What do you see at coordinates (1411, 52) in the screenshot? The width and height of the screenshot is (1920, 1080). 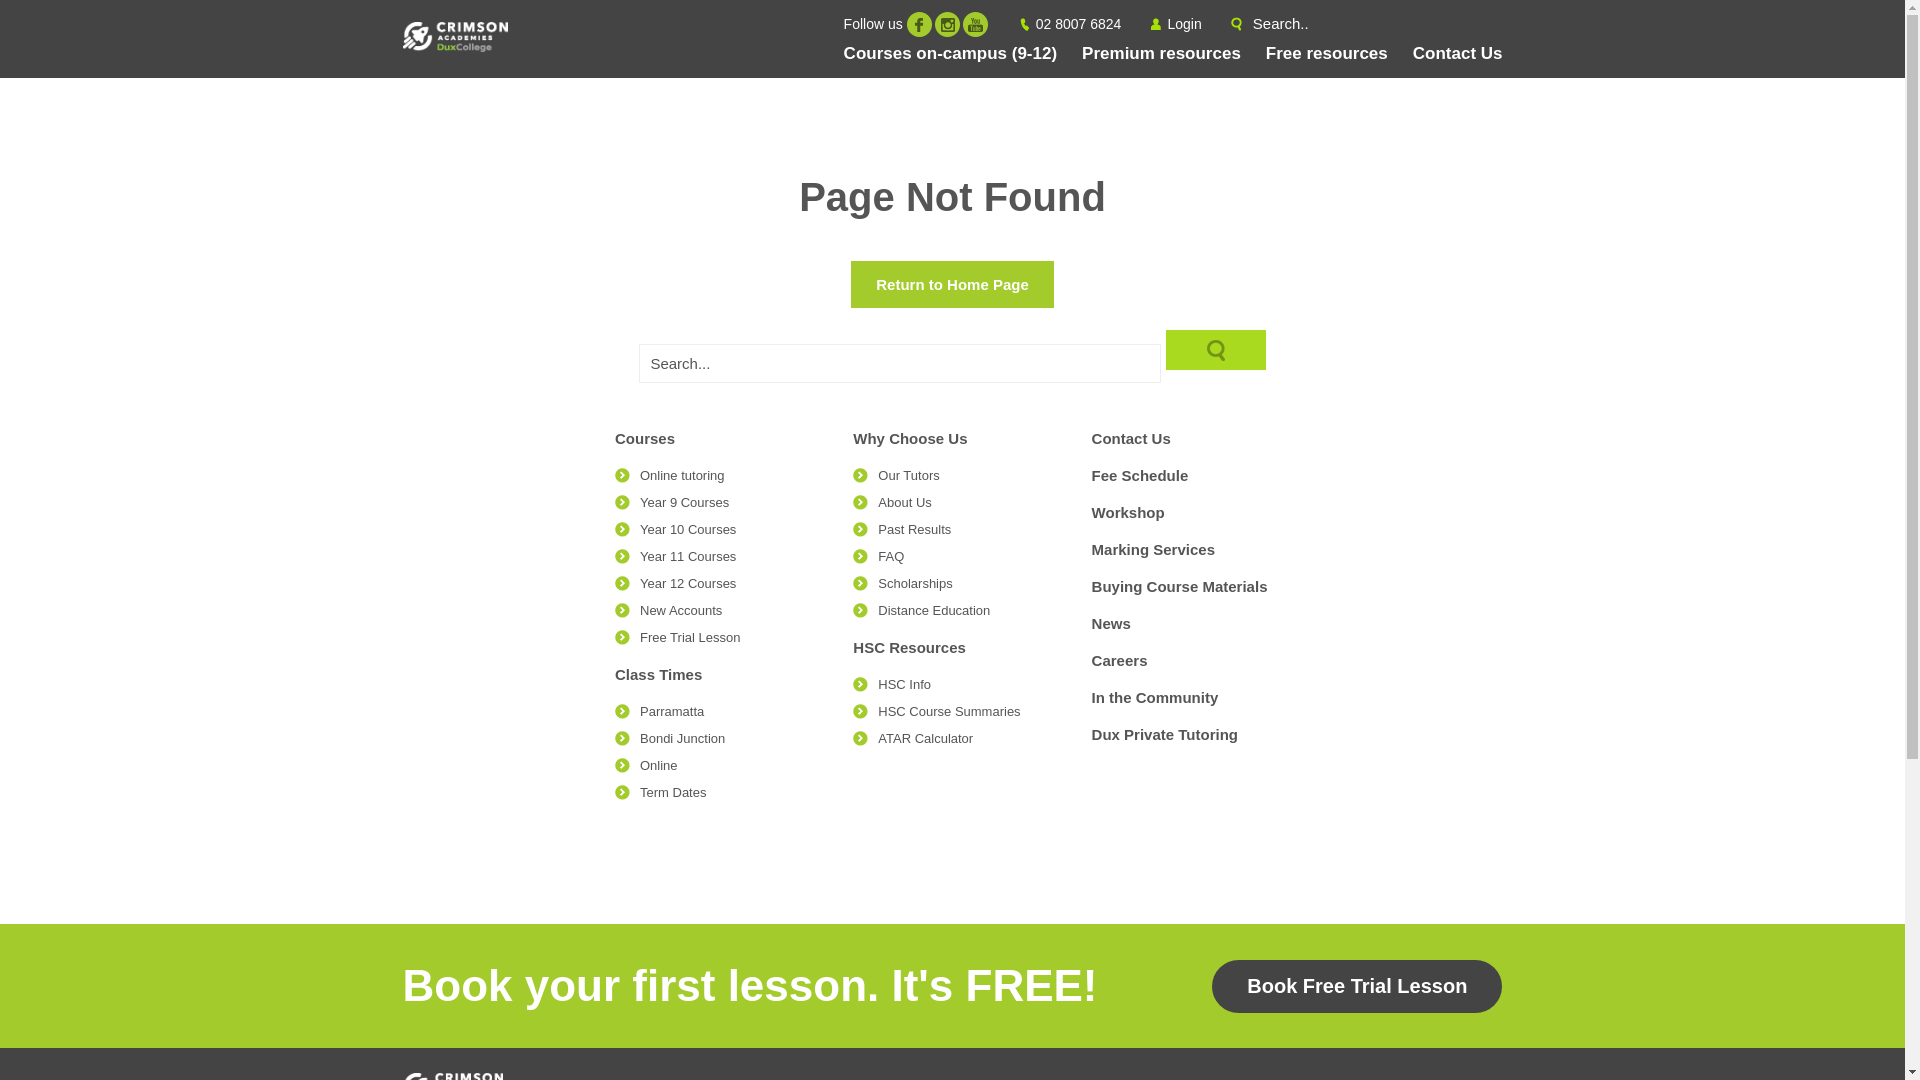 I see `'Contact Us'` at bounding box center [1411, 52].